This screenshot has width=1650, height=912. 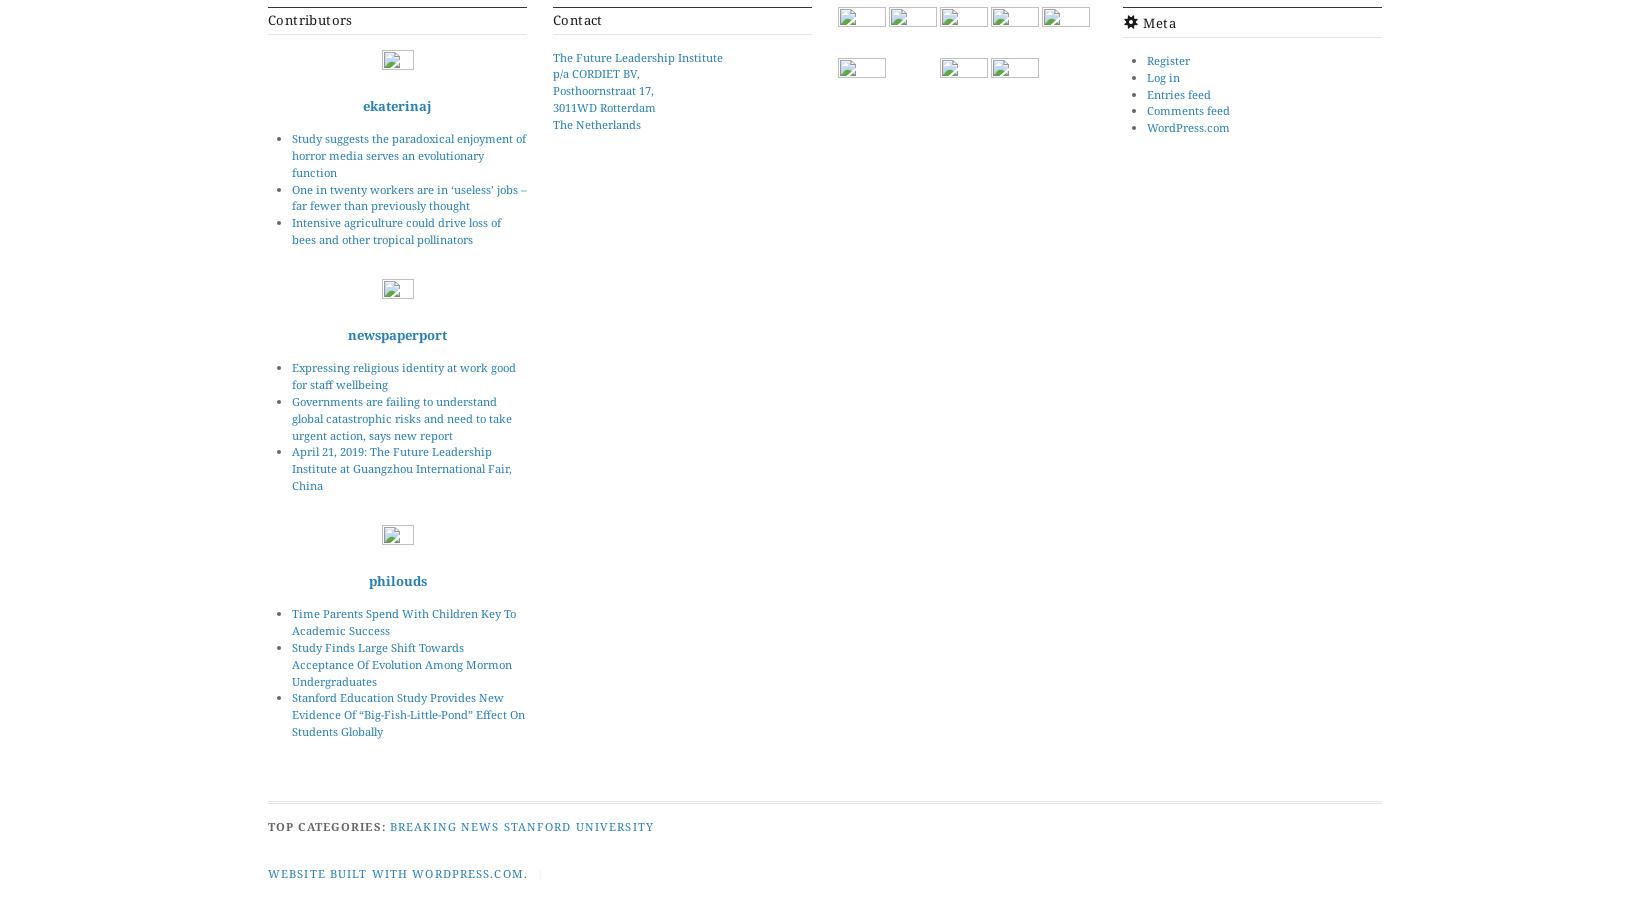 What do you see at coordinates (409, 155) in the screenshot?
I see `'Study suggests the paradoxical enjoyment of horror media serves an evolutionary function'` at bounding box center [409, 155].